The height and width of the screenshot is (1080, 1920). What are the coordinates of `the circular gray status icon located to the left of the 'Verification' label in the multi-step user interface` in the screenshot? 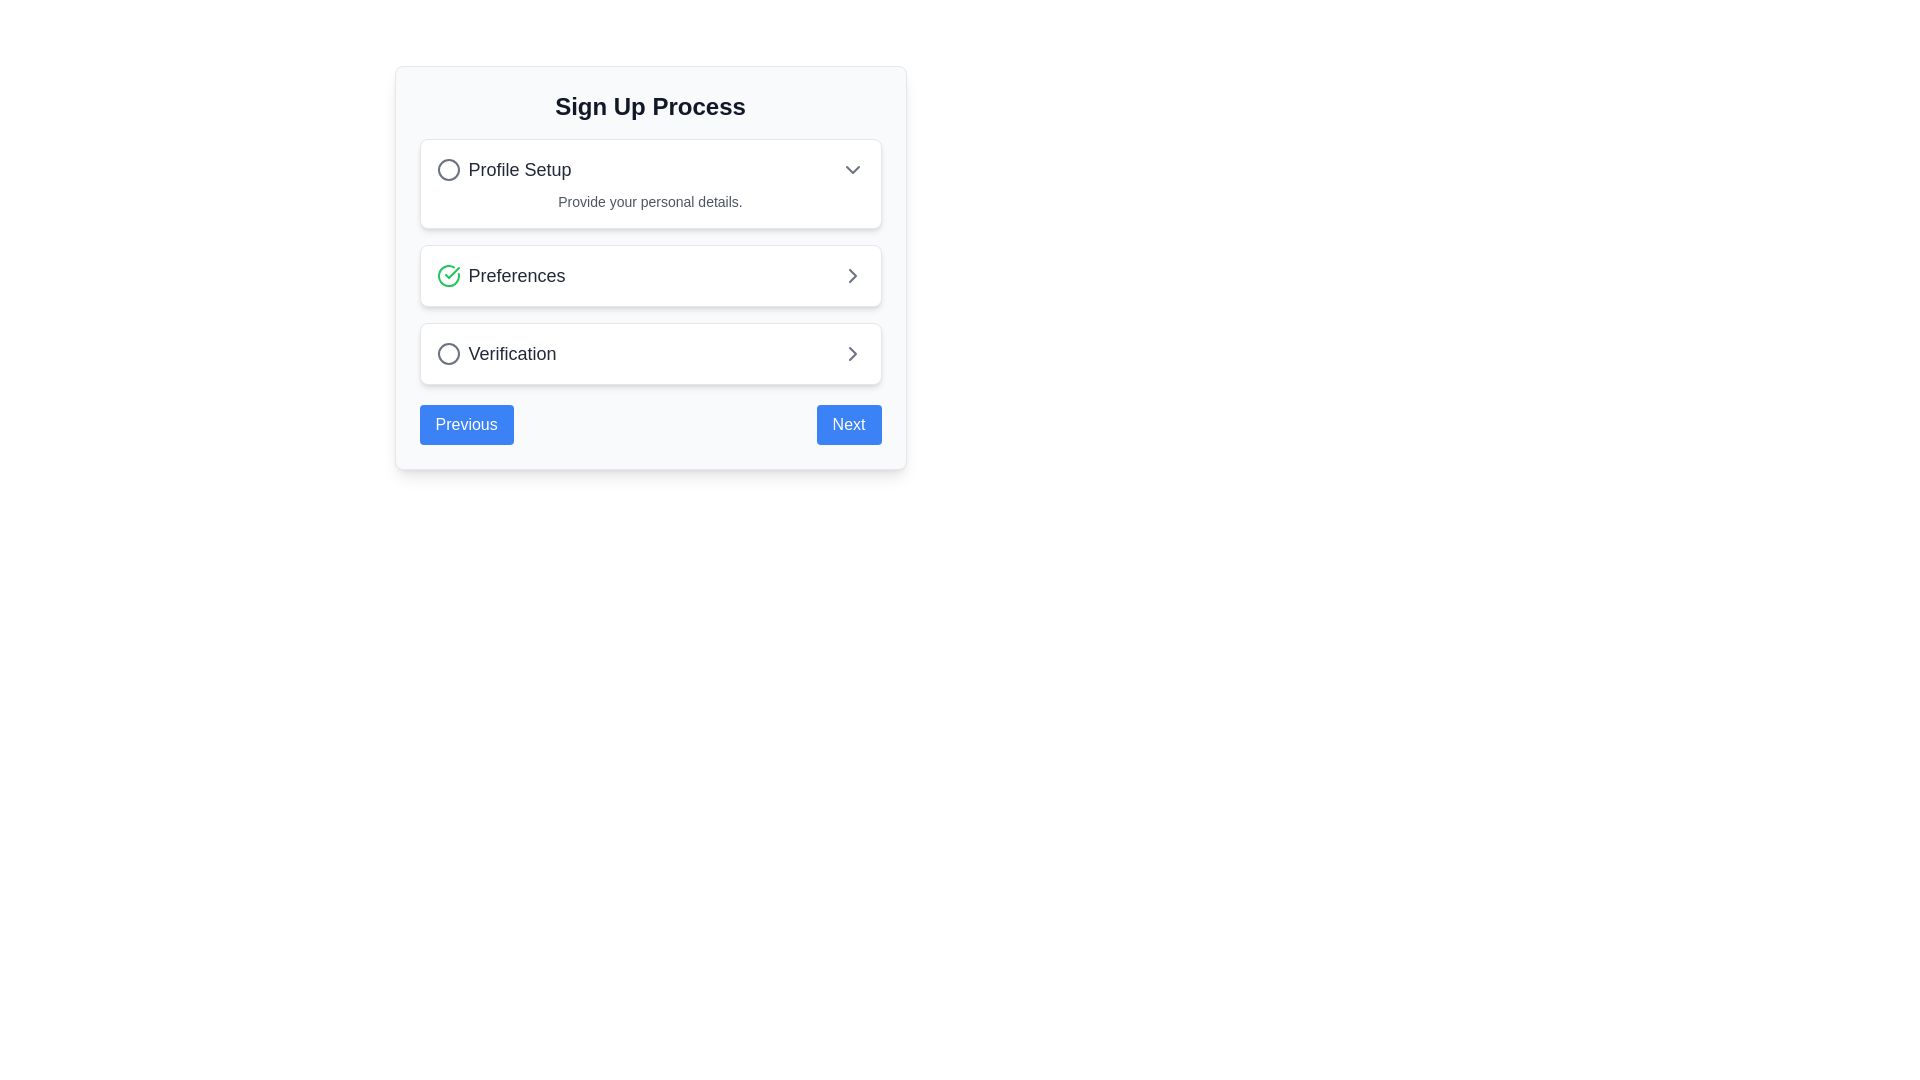 It's located at (447, 353).